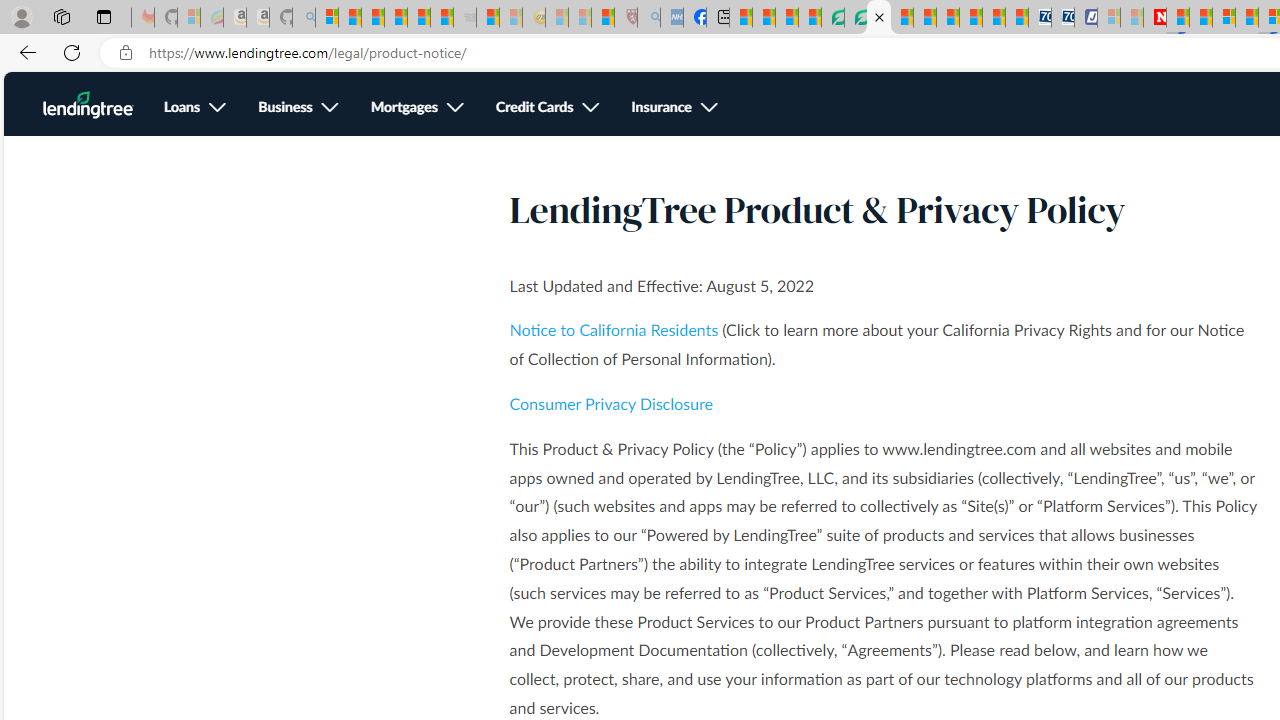 The height and width of the screenshot is (720, 1280). I want to click on 'LendingTree Homepage Logo', so click(87, 105).